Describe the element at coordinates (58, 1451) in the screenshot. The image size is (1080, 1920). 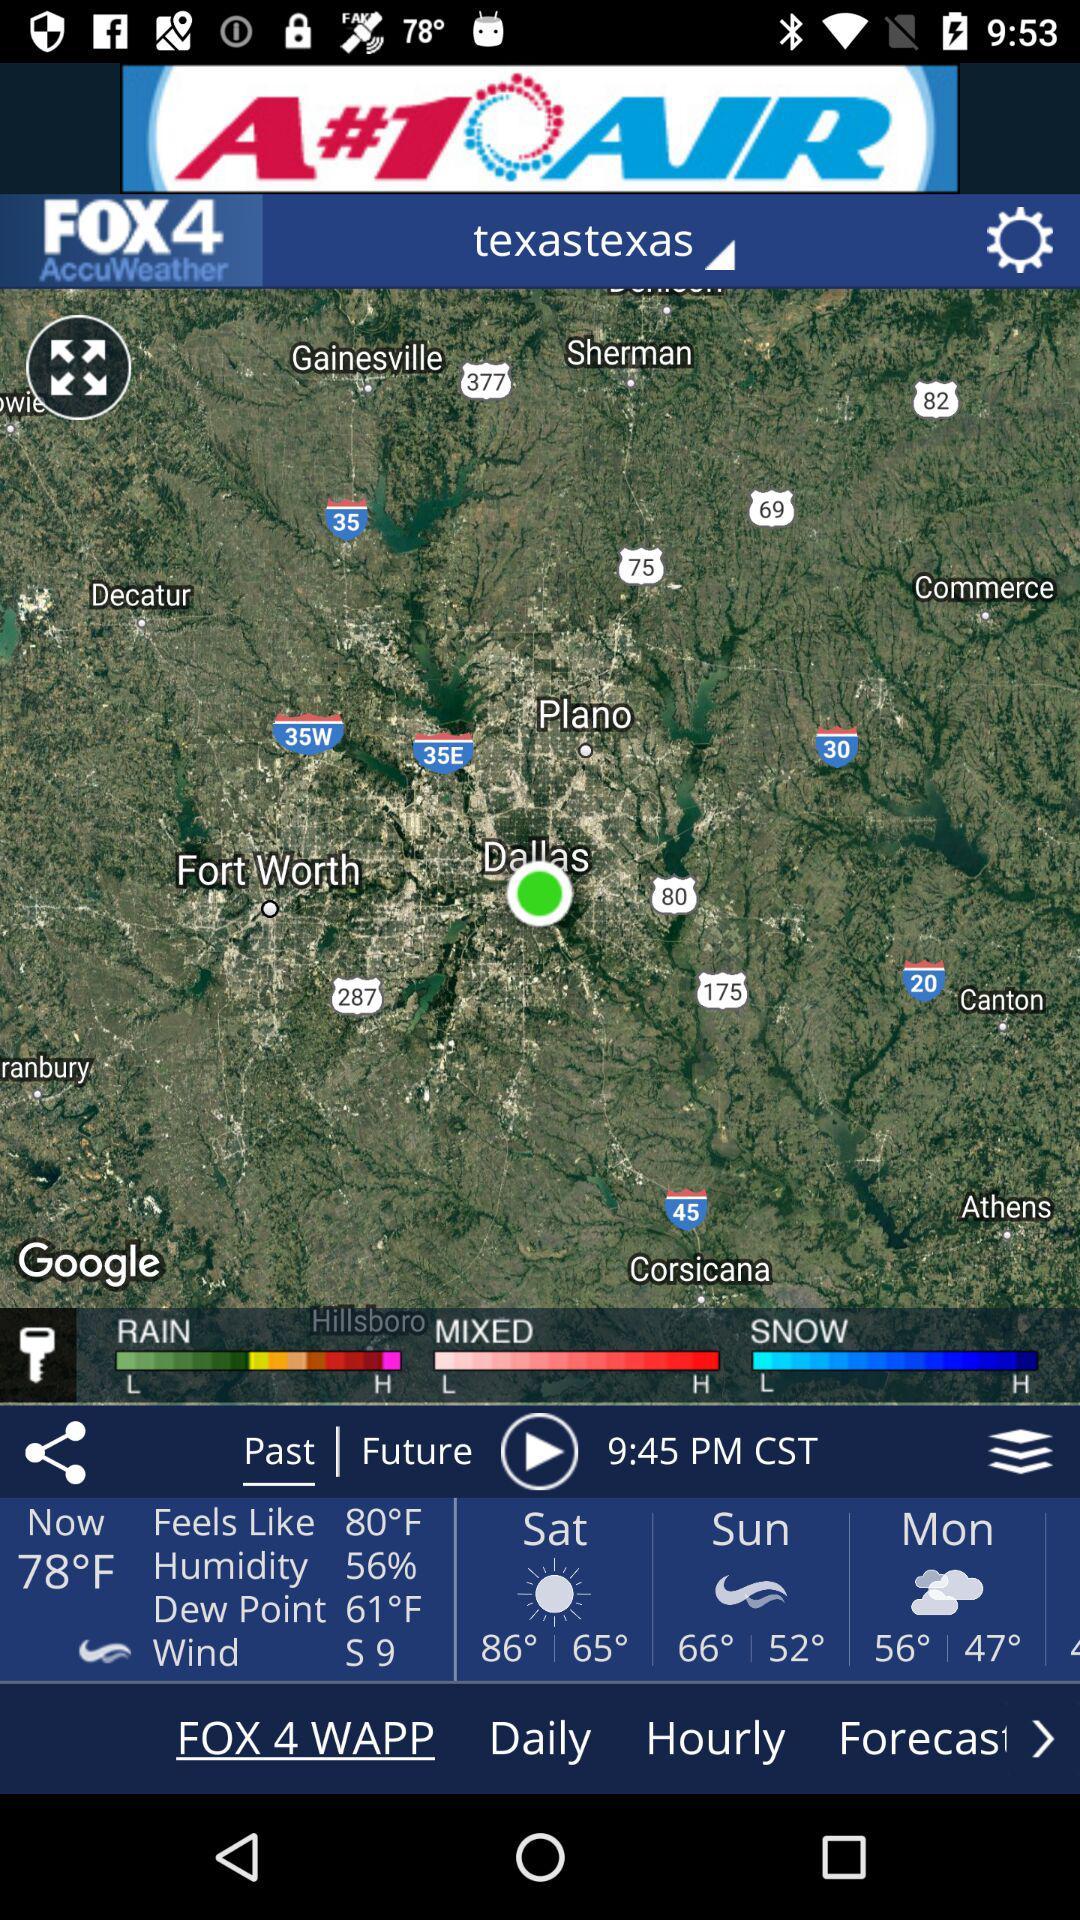
I see `the share icon` at that location.